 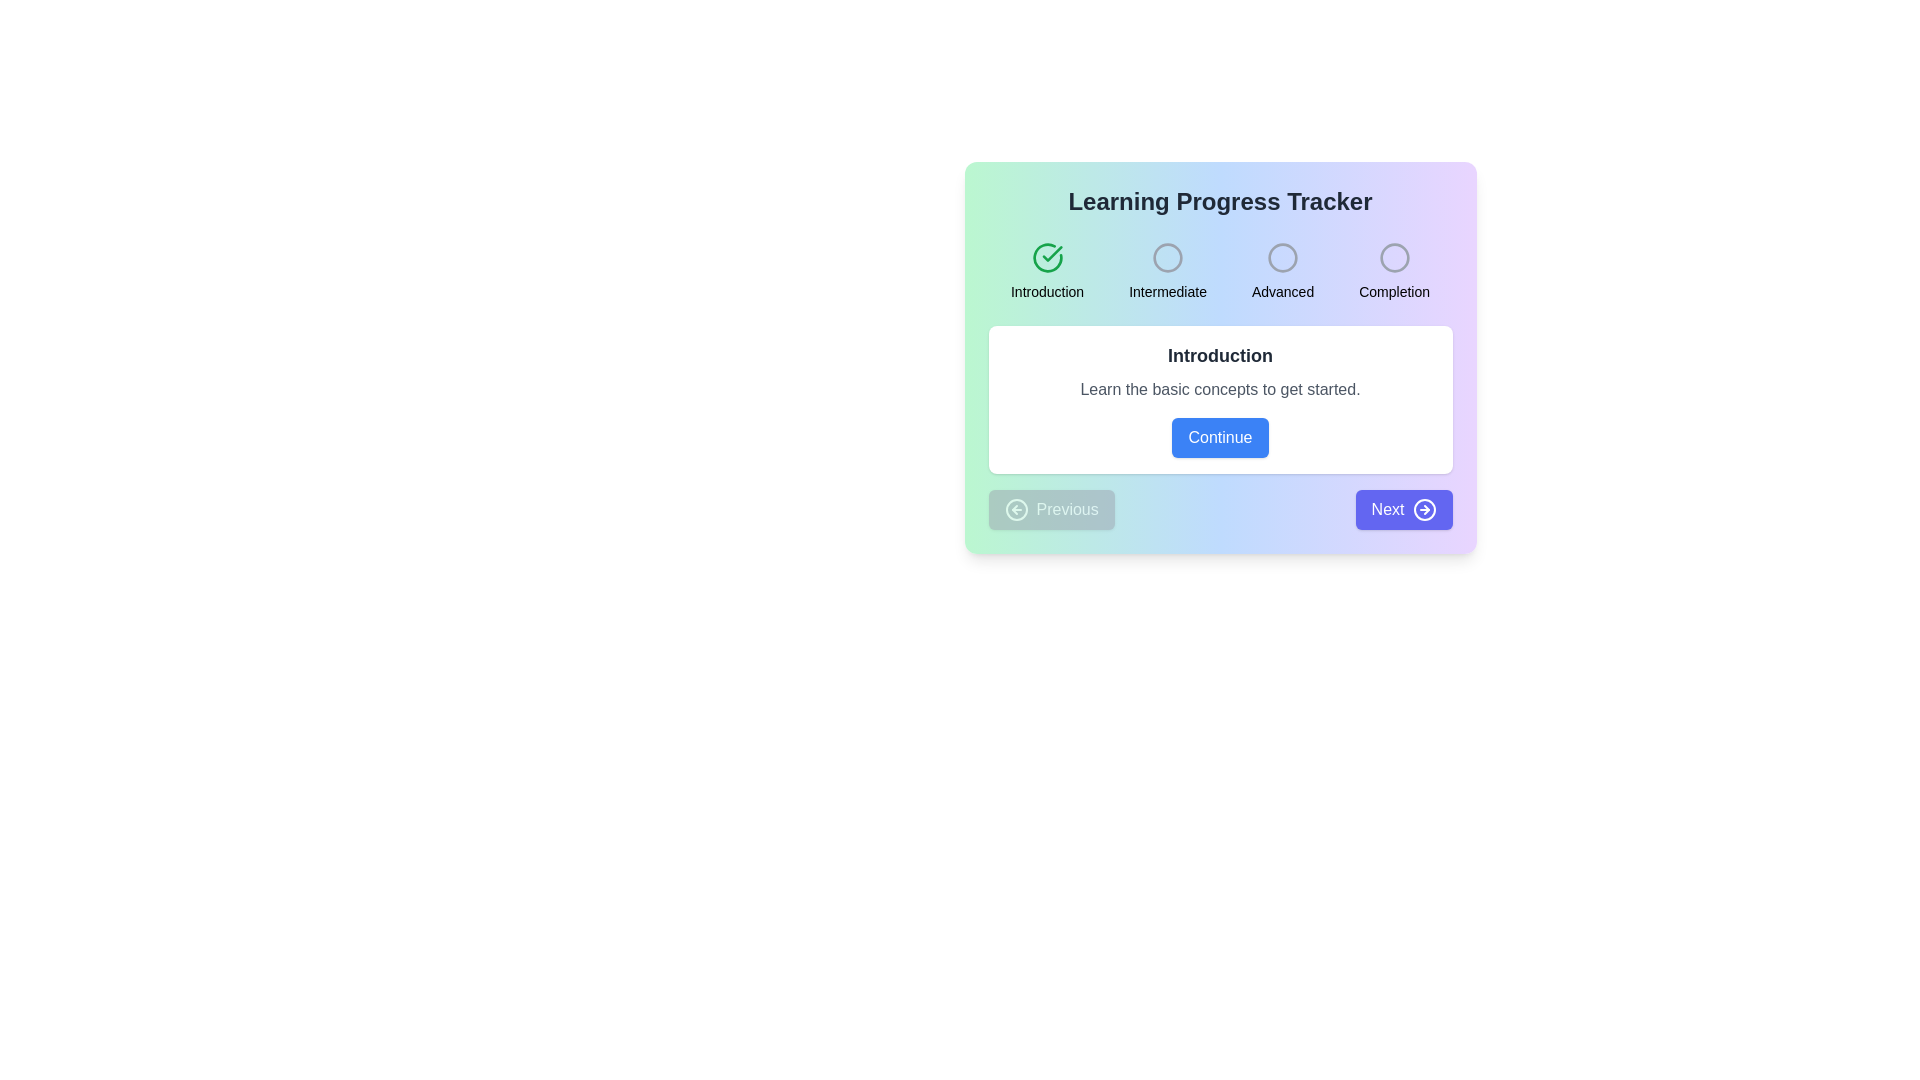 I want to click on the circular outline icon with a light gray stroke, located above the 'Advanced' label in the progress tracker interface, so click(x=1283, y=257).